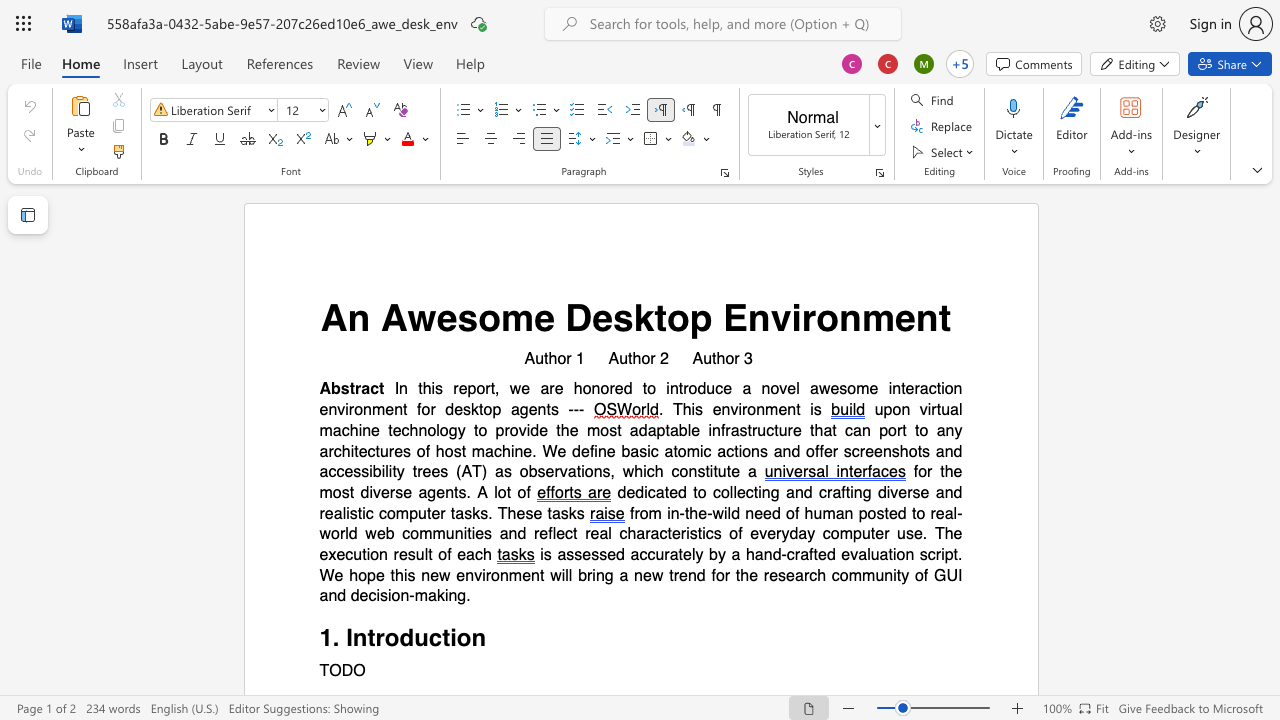 This screenshot has width=1280, height=720. What do you see at coordinates (536, 533) in the screenshot?
I see `the 4th character "r" in the text` at bounding box center [536, 533].